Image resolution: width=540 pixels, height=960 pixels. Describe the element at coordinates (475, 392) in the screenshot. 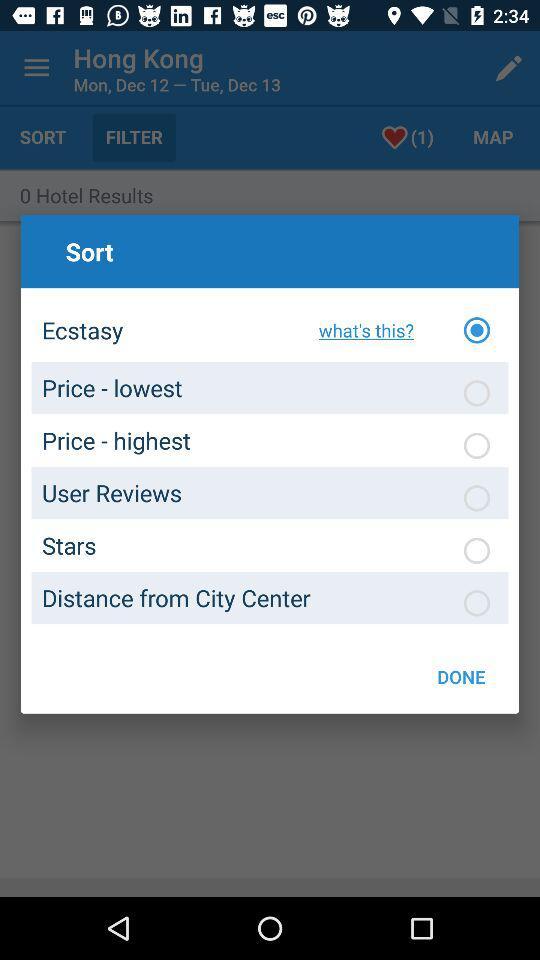

I see `sort by price lowest first` at that location.